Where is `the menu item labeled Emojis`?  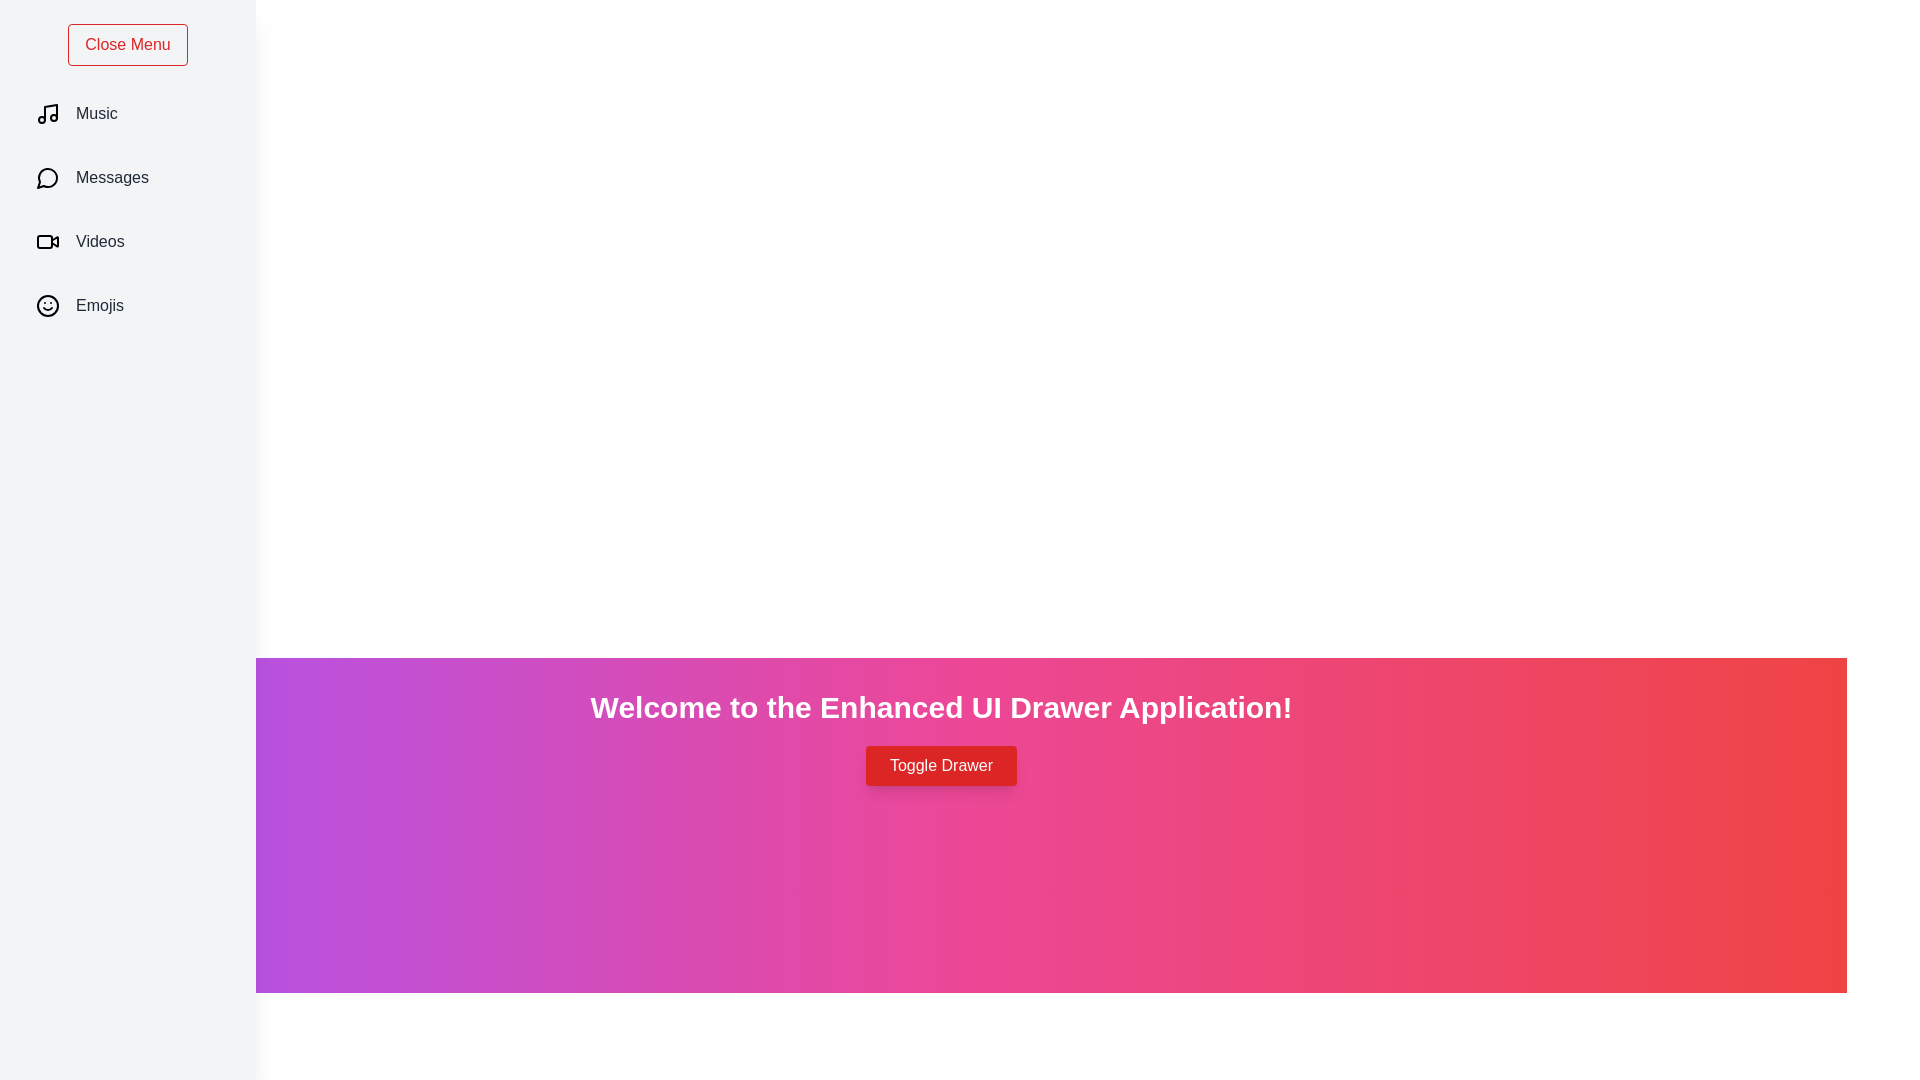
the menu item labeled Emojis is located at coordinates (127, 305).